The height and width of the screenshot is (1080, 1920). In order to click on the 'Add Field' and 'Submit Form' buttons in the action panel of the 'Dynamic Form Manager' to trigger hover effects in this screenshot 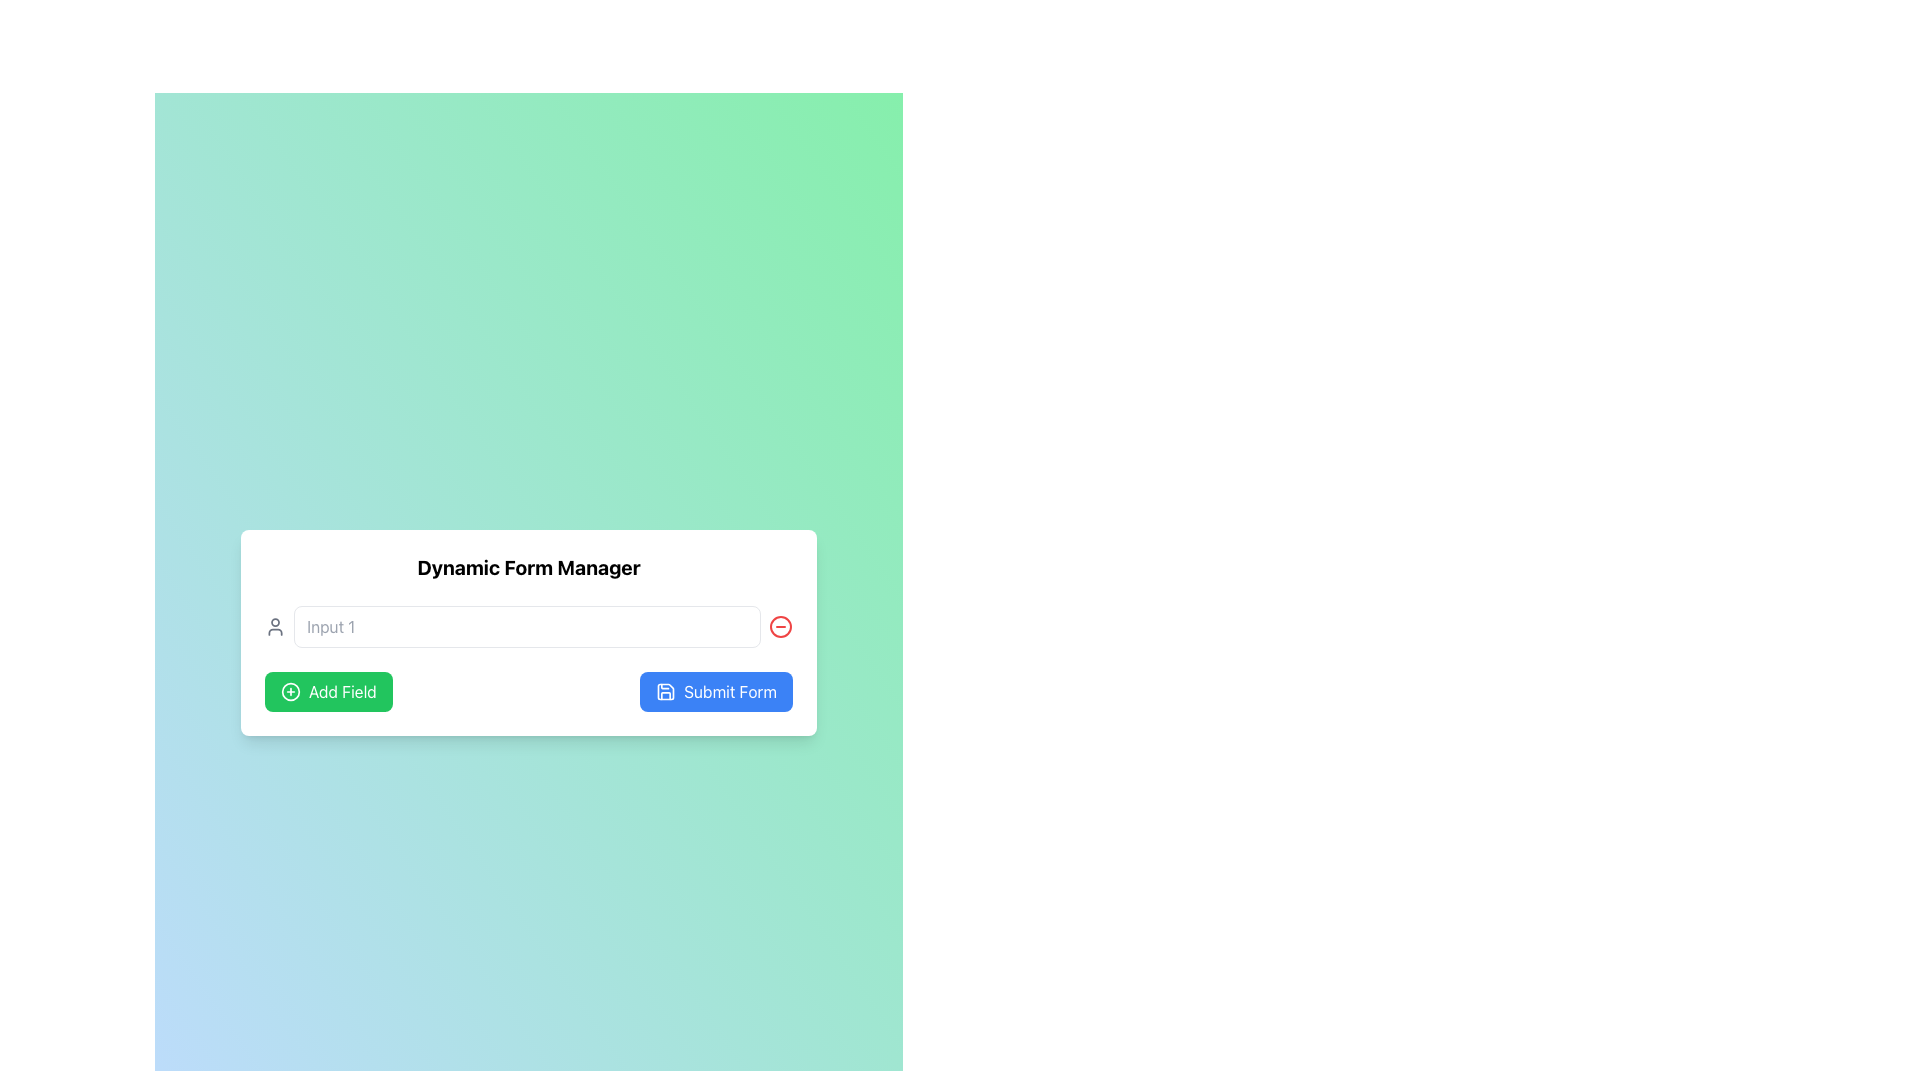, I will do `click(528, 690)`.